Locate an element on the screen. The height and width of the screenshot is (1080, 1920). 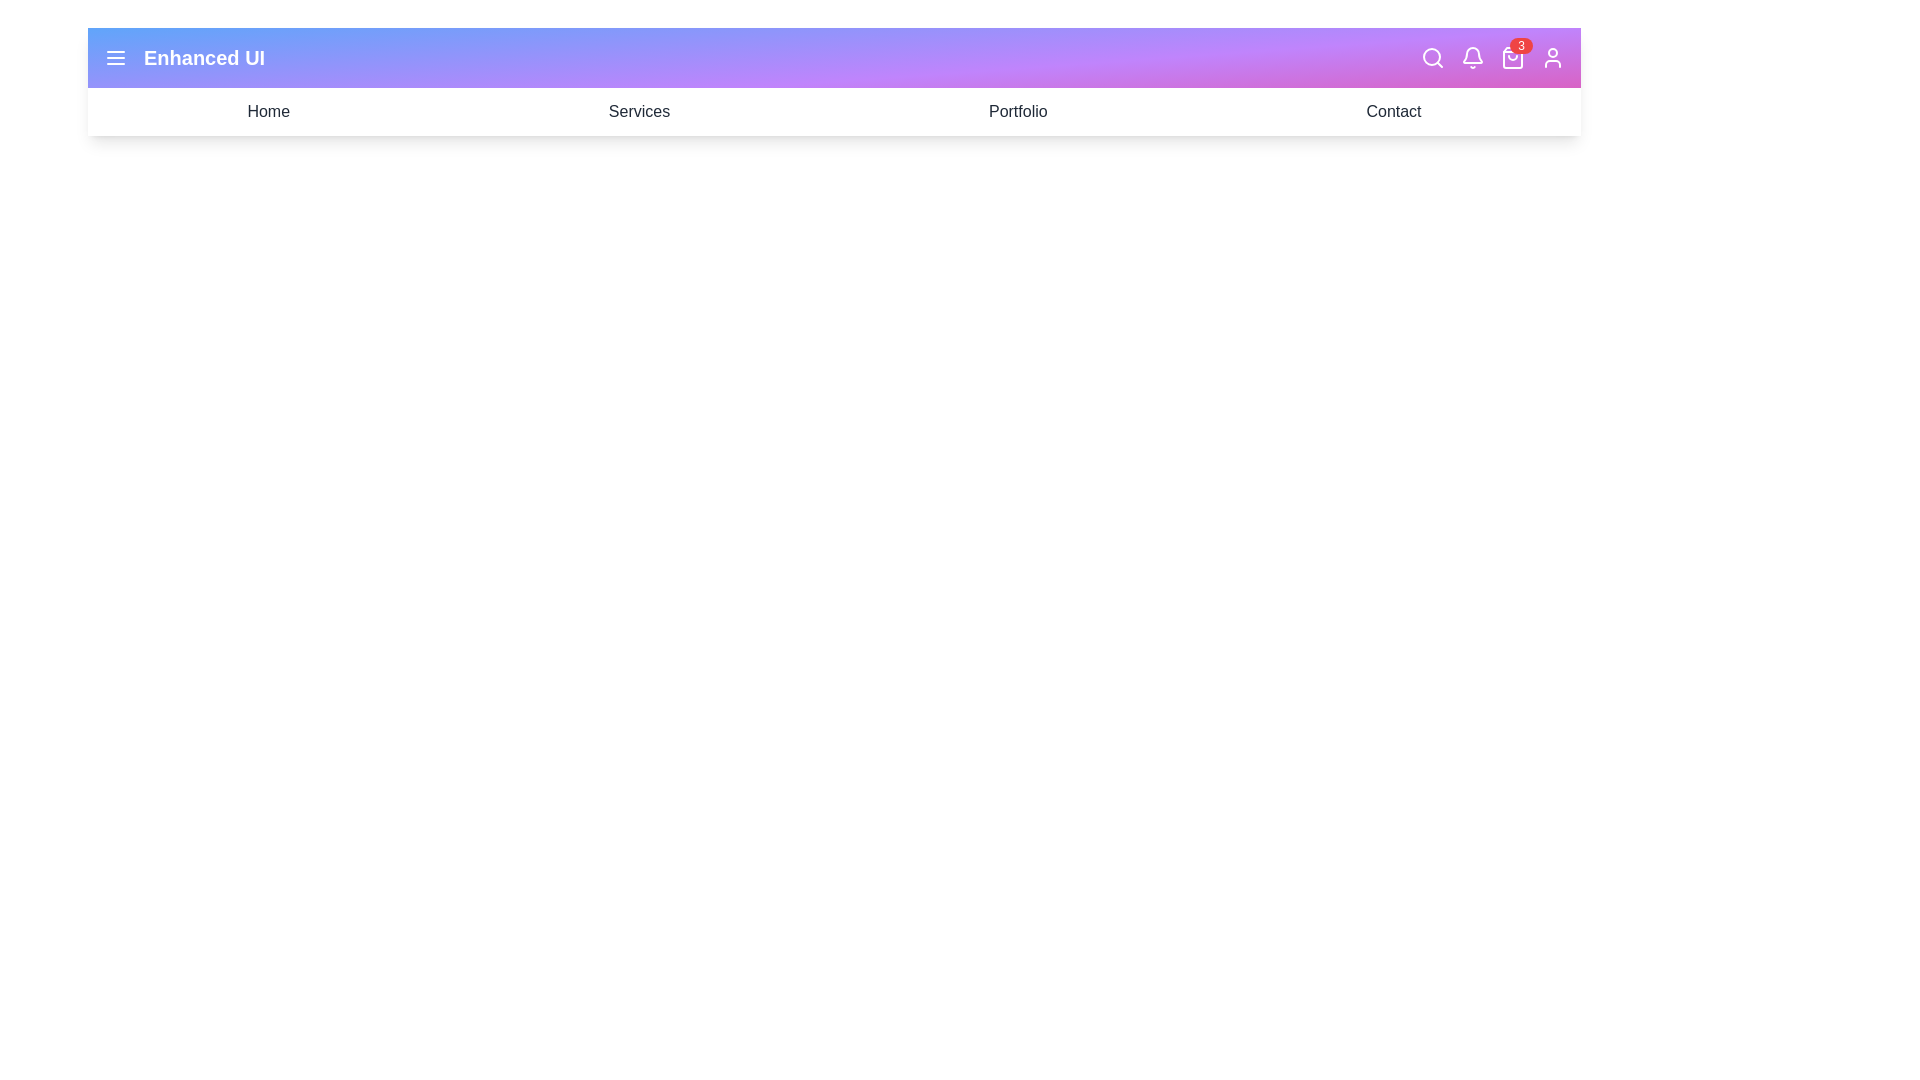
the navigation link Contact is located at coordinates (1392, 111).